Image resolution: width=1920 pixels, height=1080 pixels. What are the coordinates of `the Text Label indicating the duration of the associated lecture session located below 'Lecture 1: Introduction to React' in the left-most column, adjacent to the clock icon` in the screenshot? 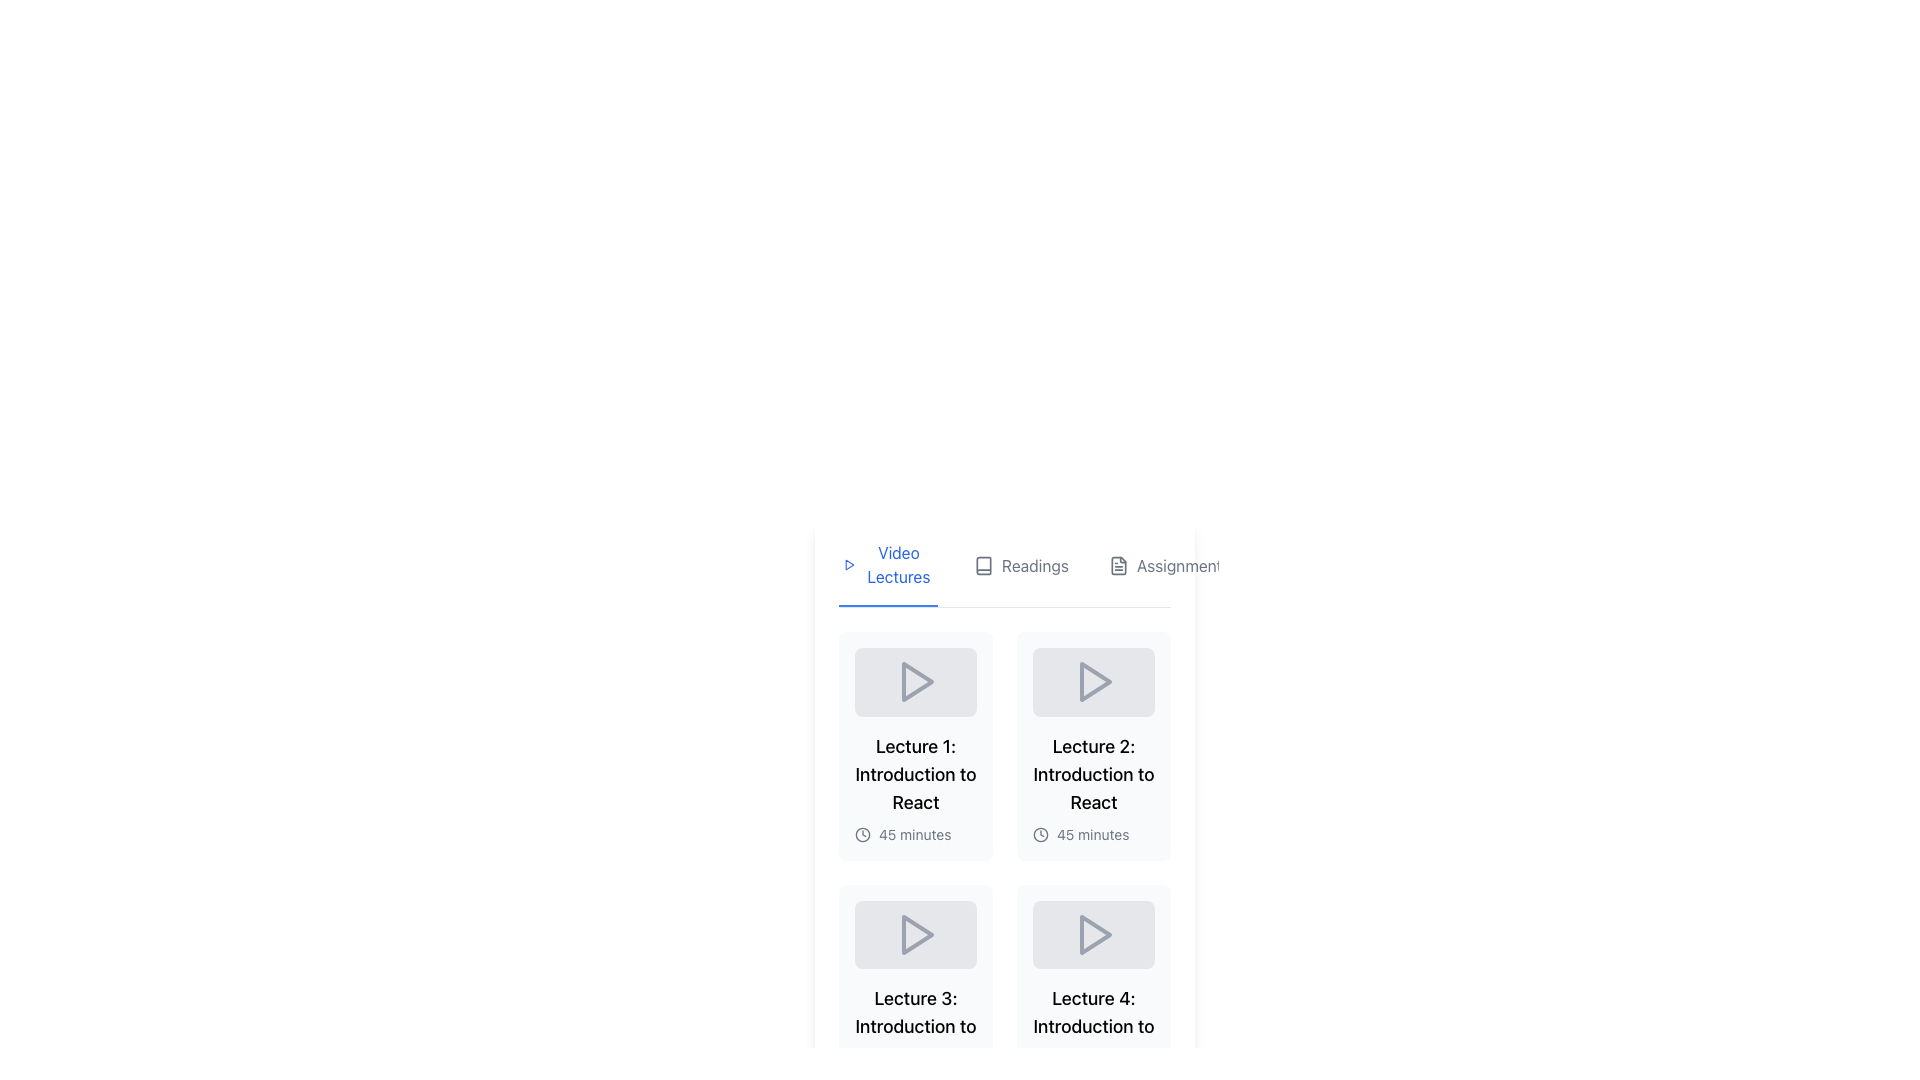 It's located at (914, 834).